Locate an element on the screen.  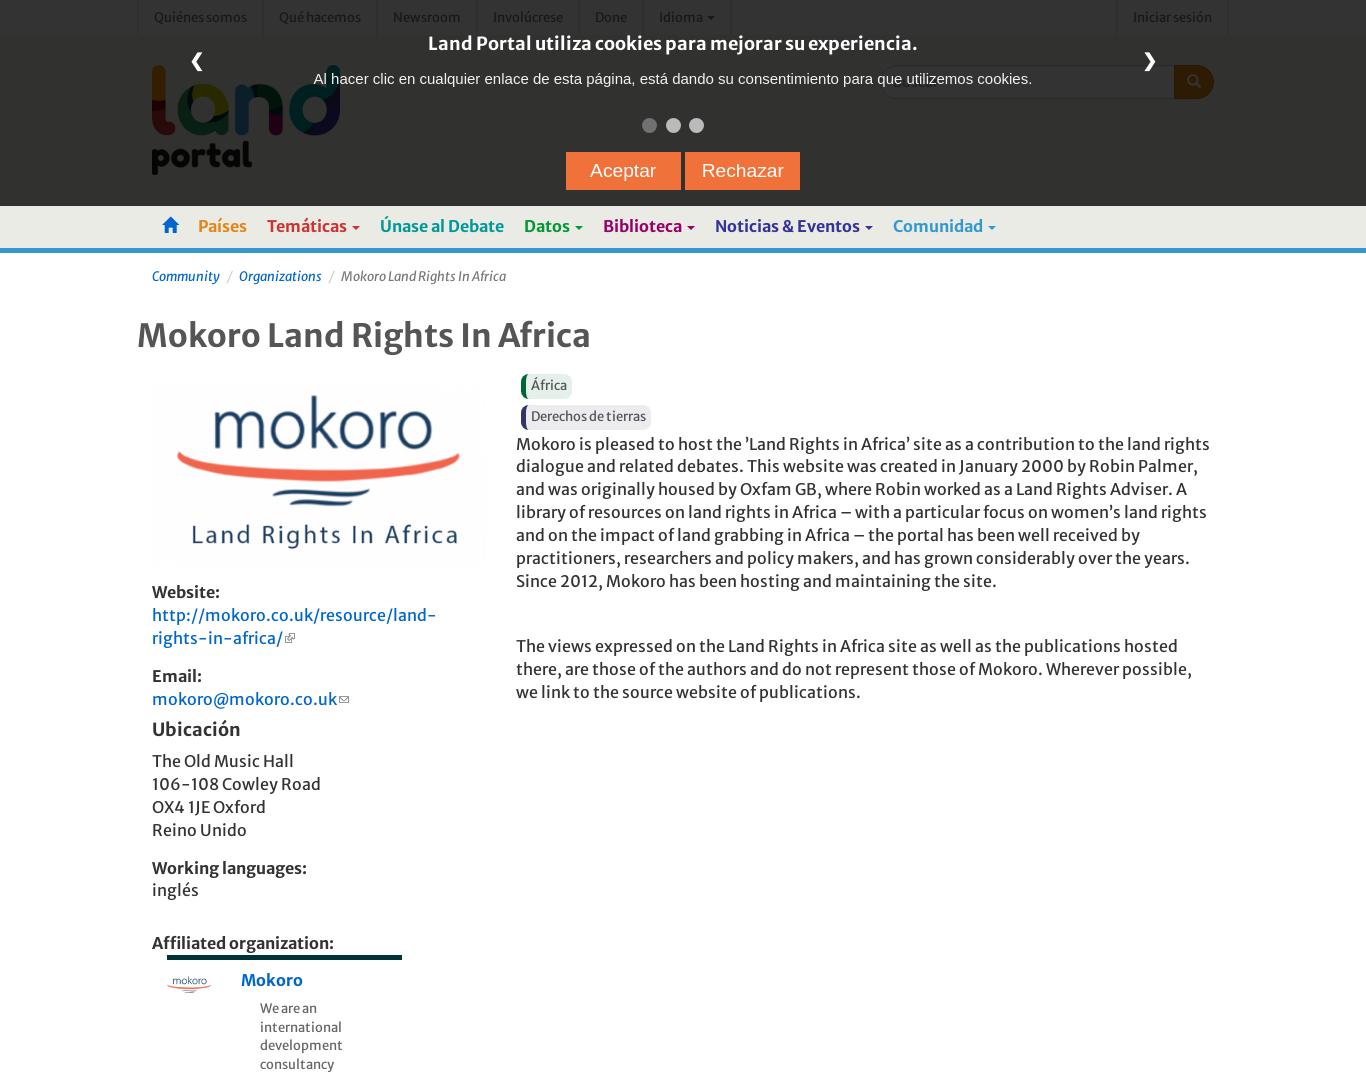
'Community' is located at coordinates (183, 275).